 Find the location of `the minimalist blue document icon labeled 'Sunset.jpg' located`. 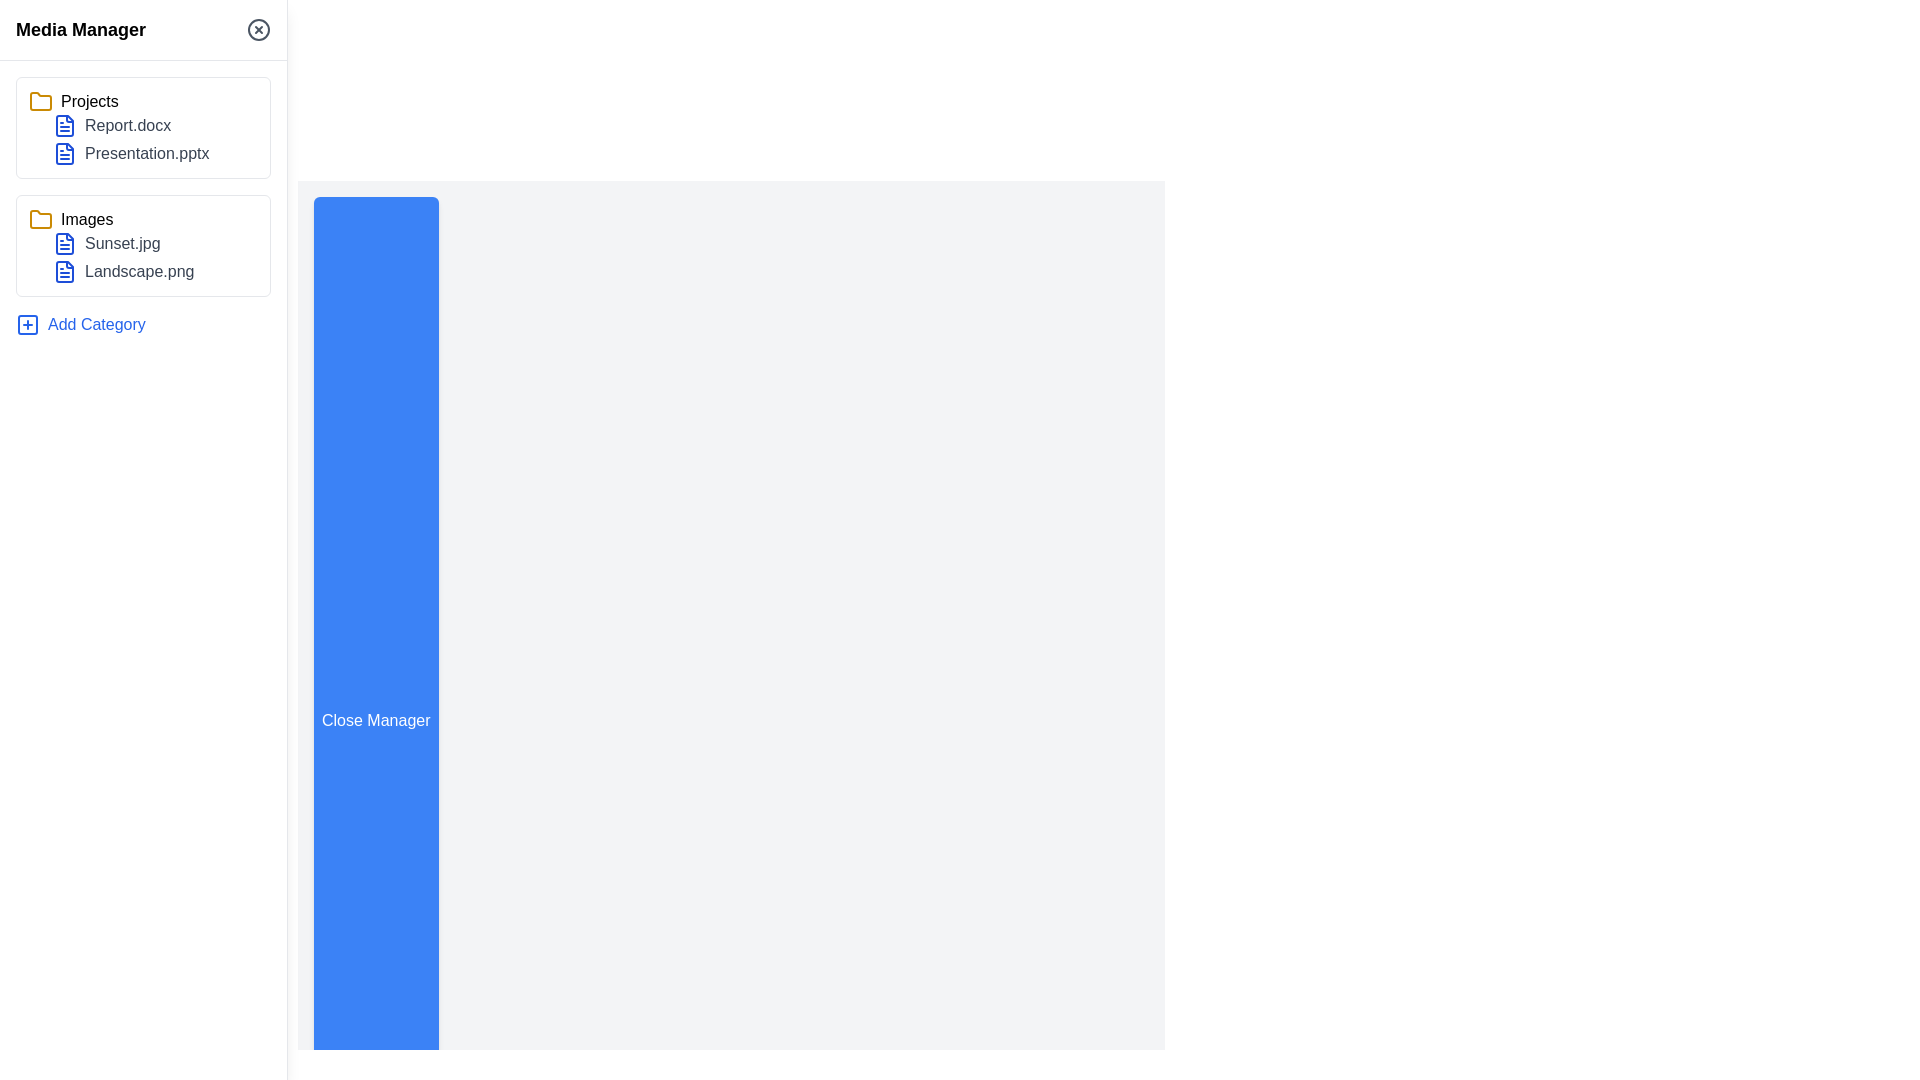

the minimalist blue document icon labeled 'Sunset.jpg' located is located at coordinates (65, 242).